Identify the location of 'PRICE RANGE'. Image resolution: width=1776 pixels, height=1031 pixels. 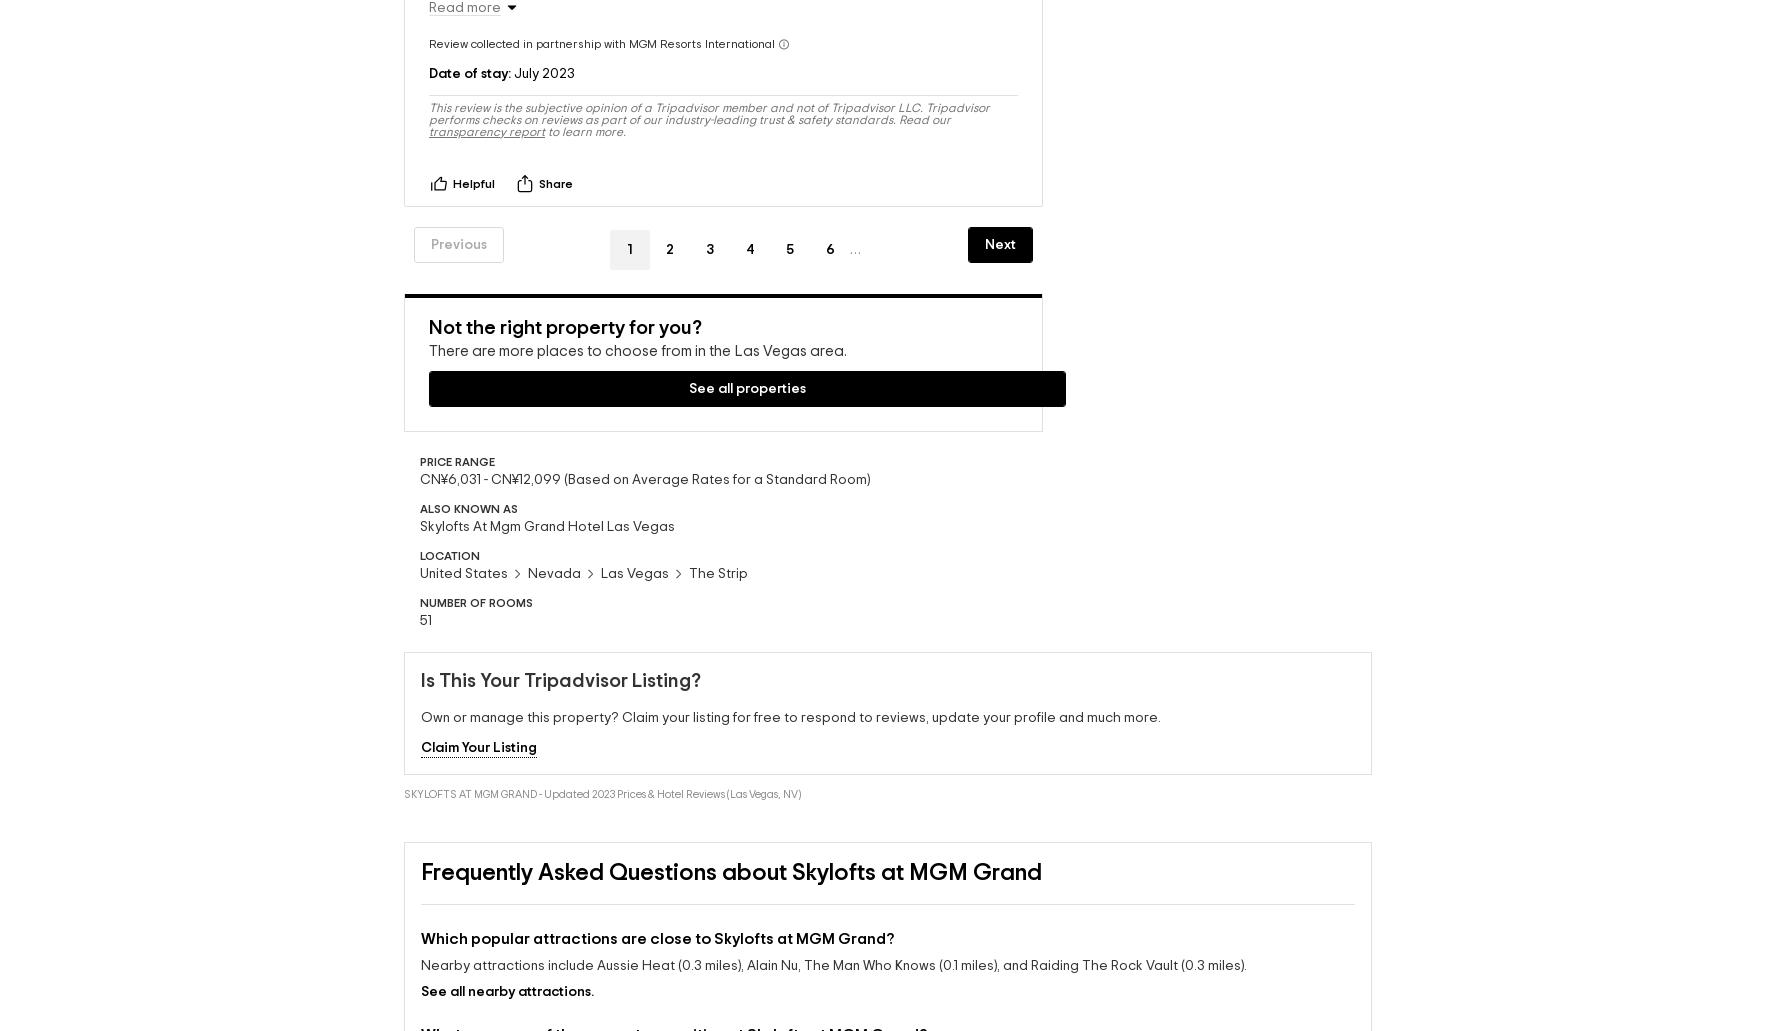
(456, 443).